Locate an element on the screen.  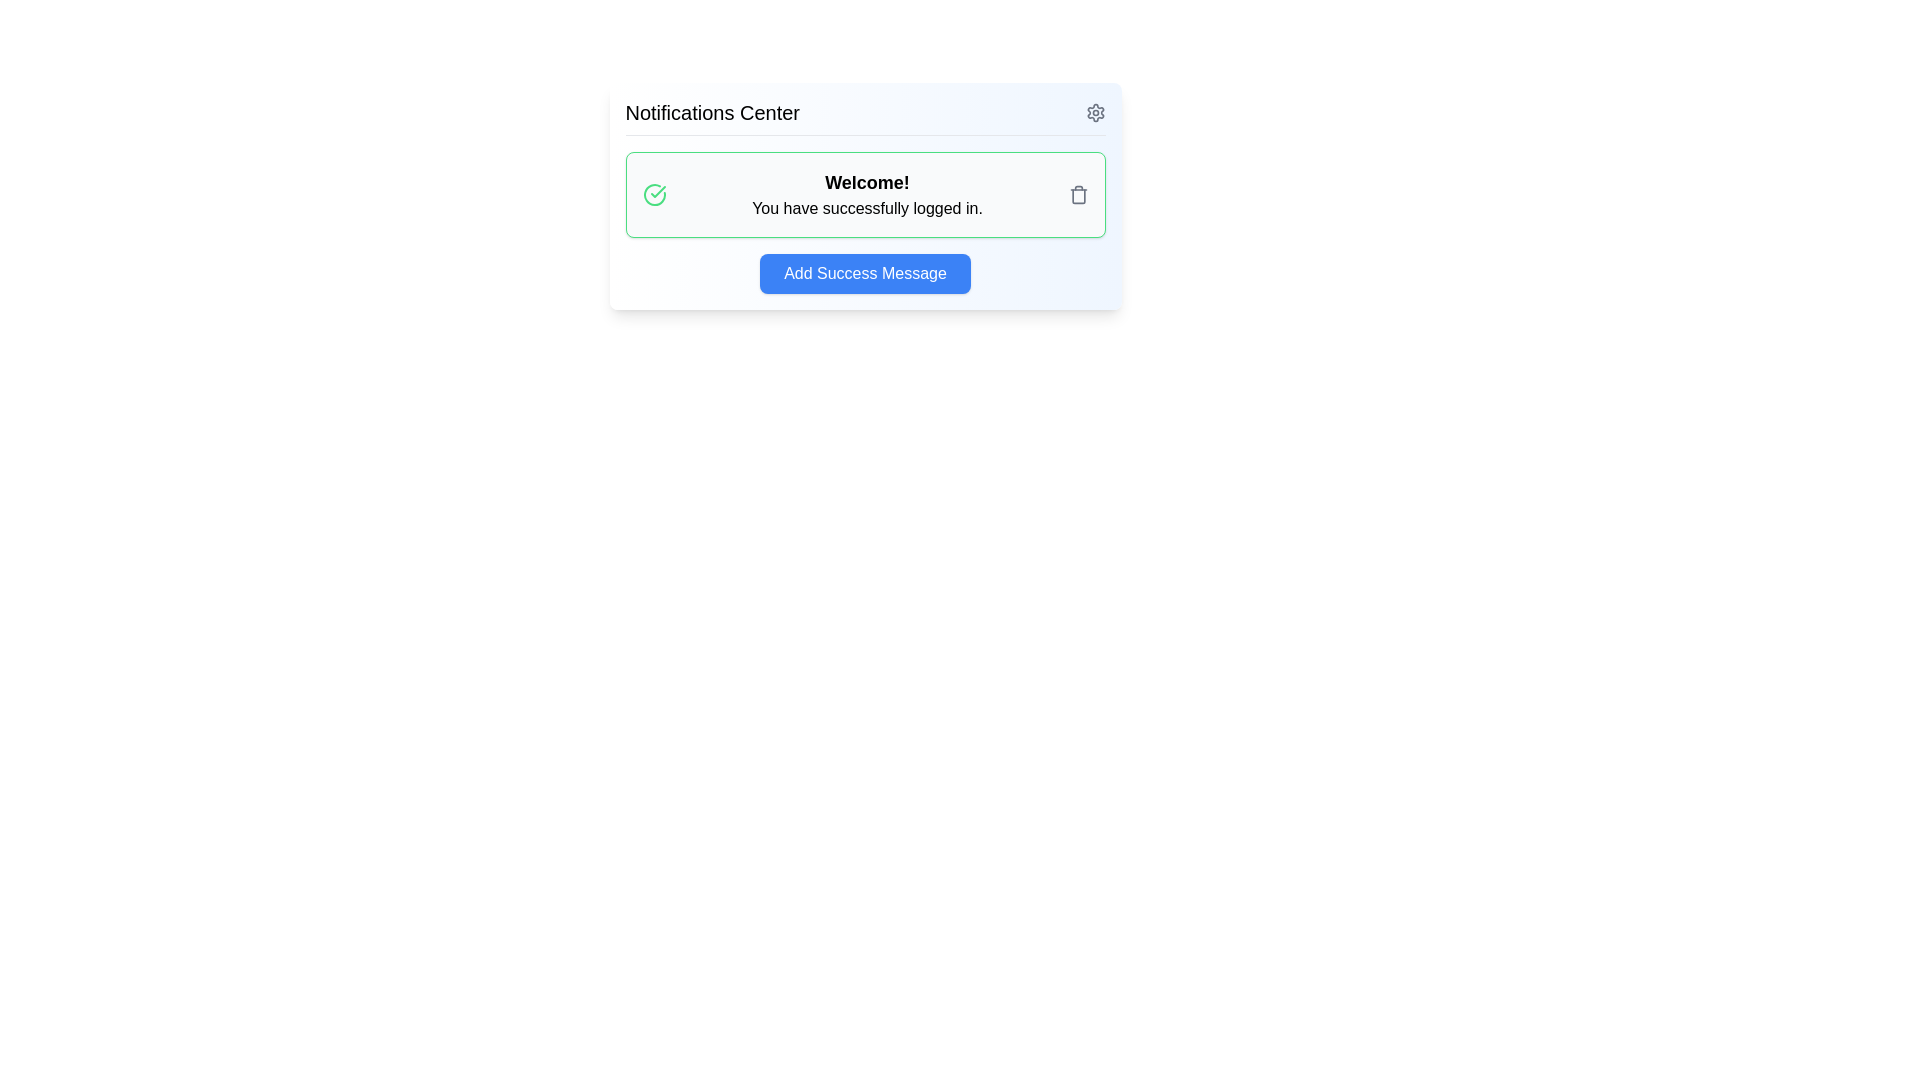
the circular check icon with a green outline located in the notification box header area is located at coordinates (654, 195).